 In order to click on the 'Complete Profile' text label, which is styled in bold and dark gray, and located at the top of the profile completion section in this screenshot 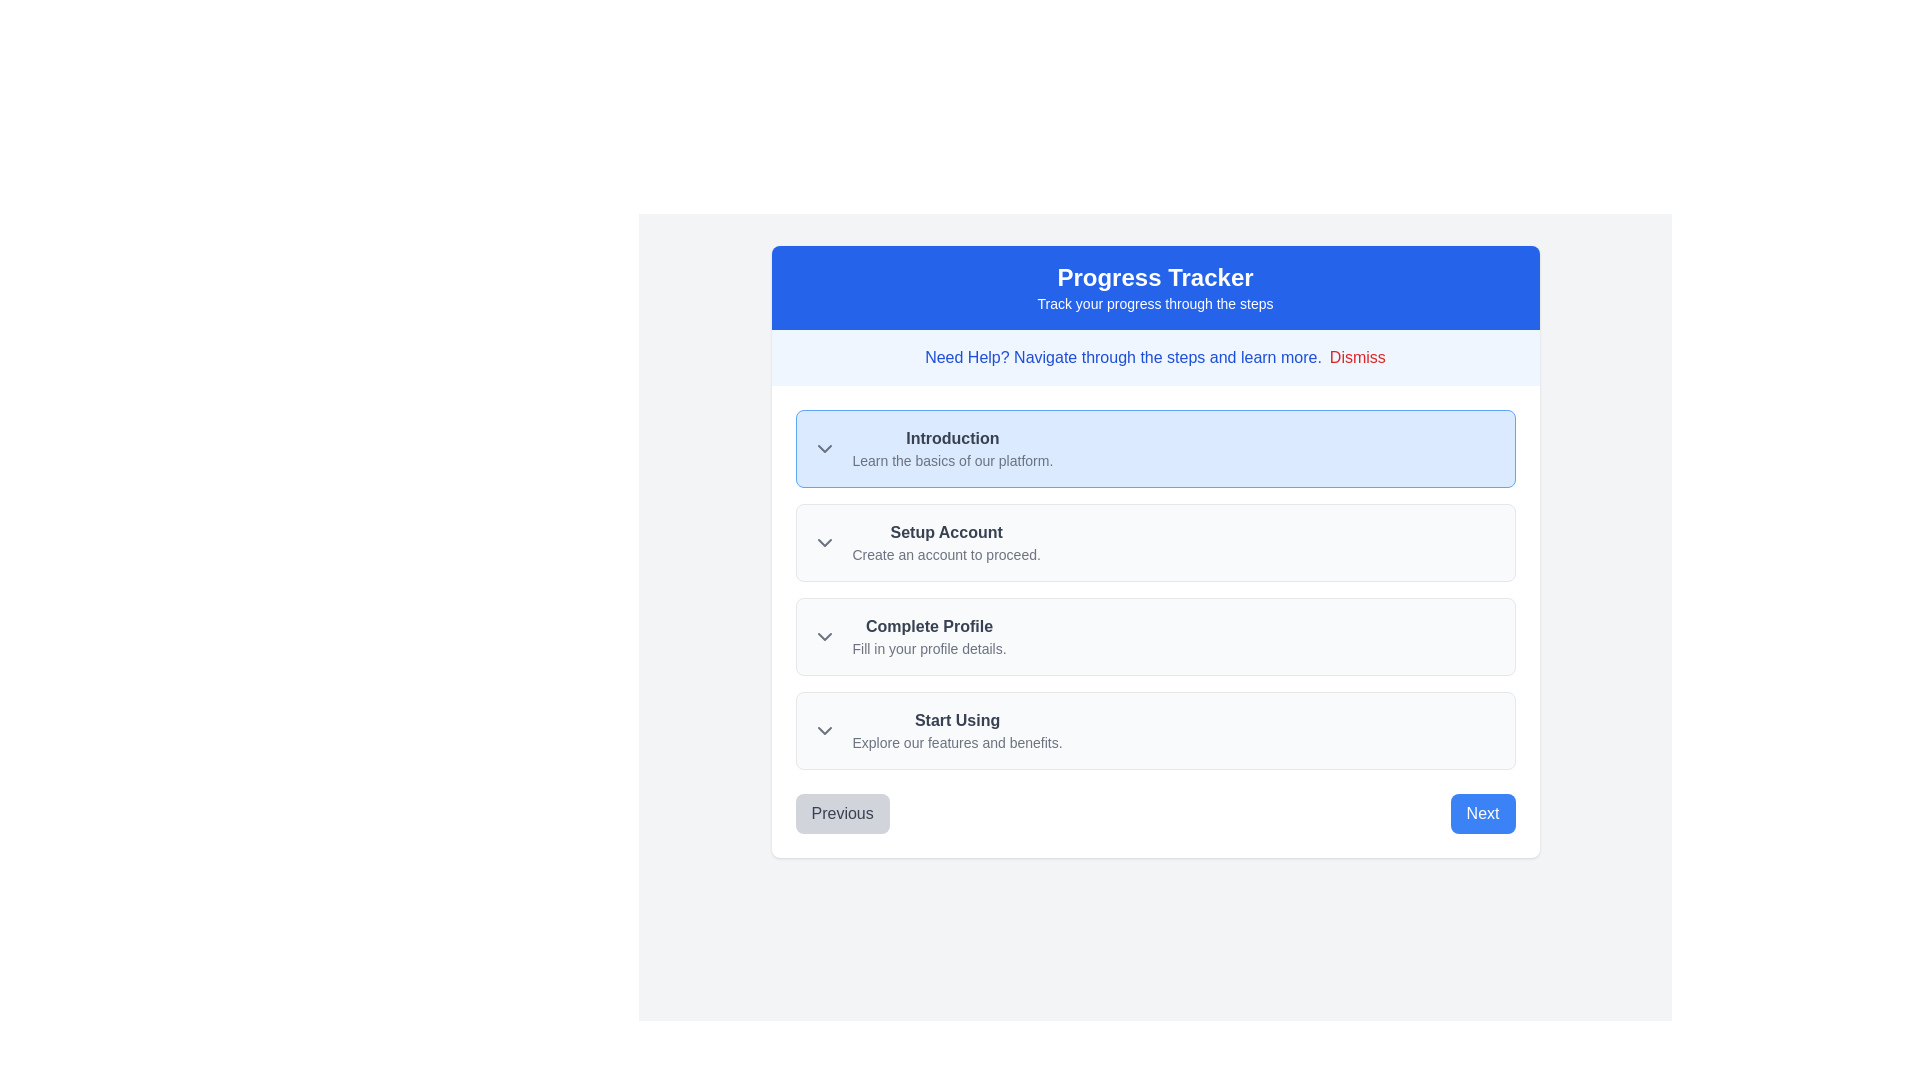, I will do `click(928, 626)`.